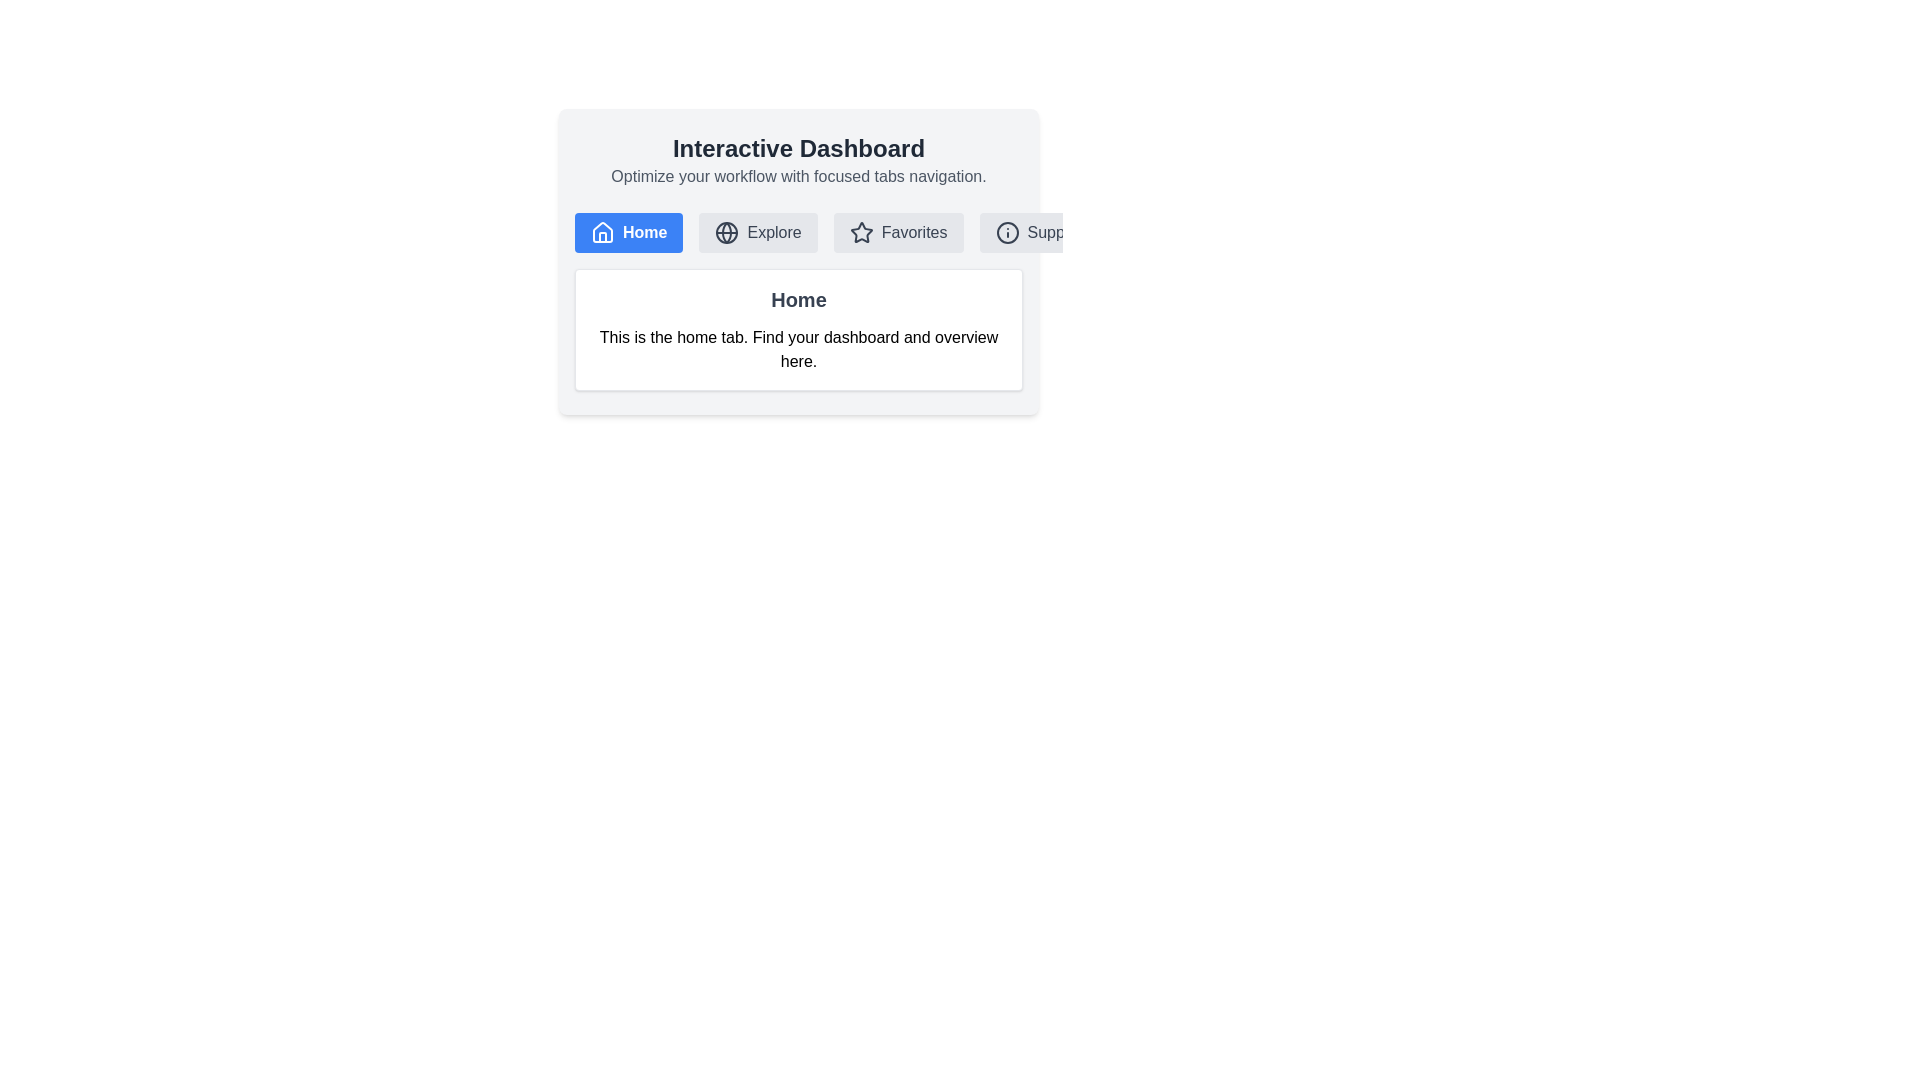  I want to click on the tab labeled Home to switch to it, so click(627, 231).